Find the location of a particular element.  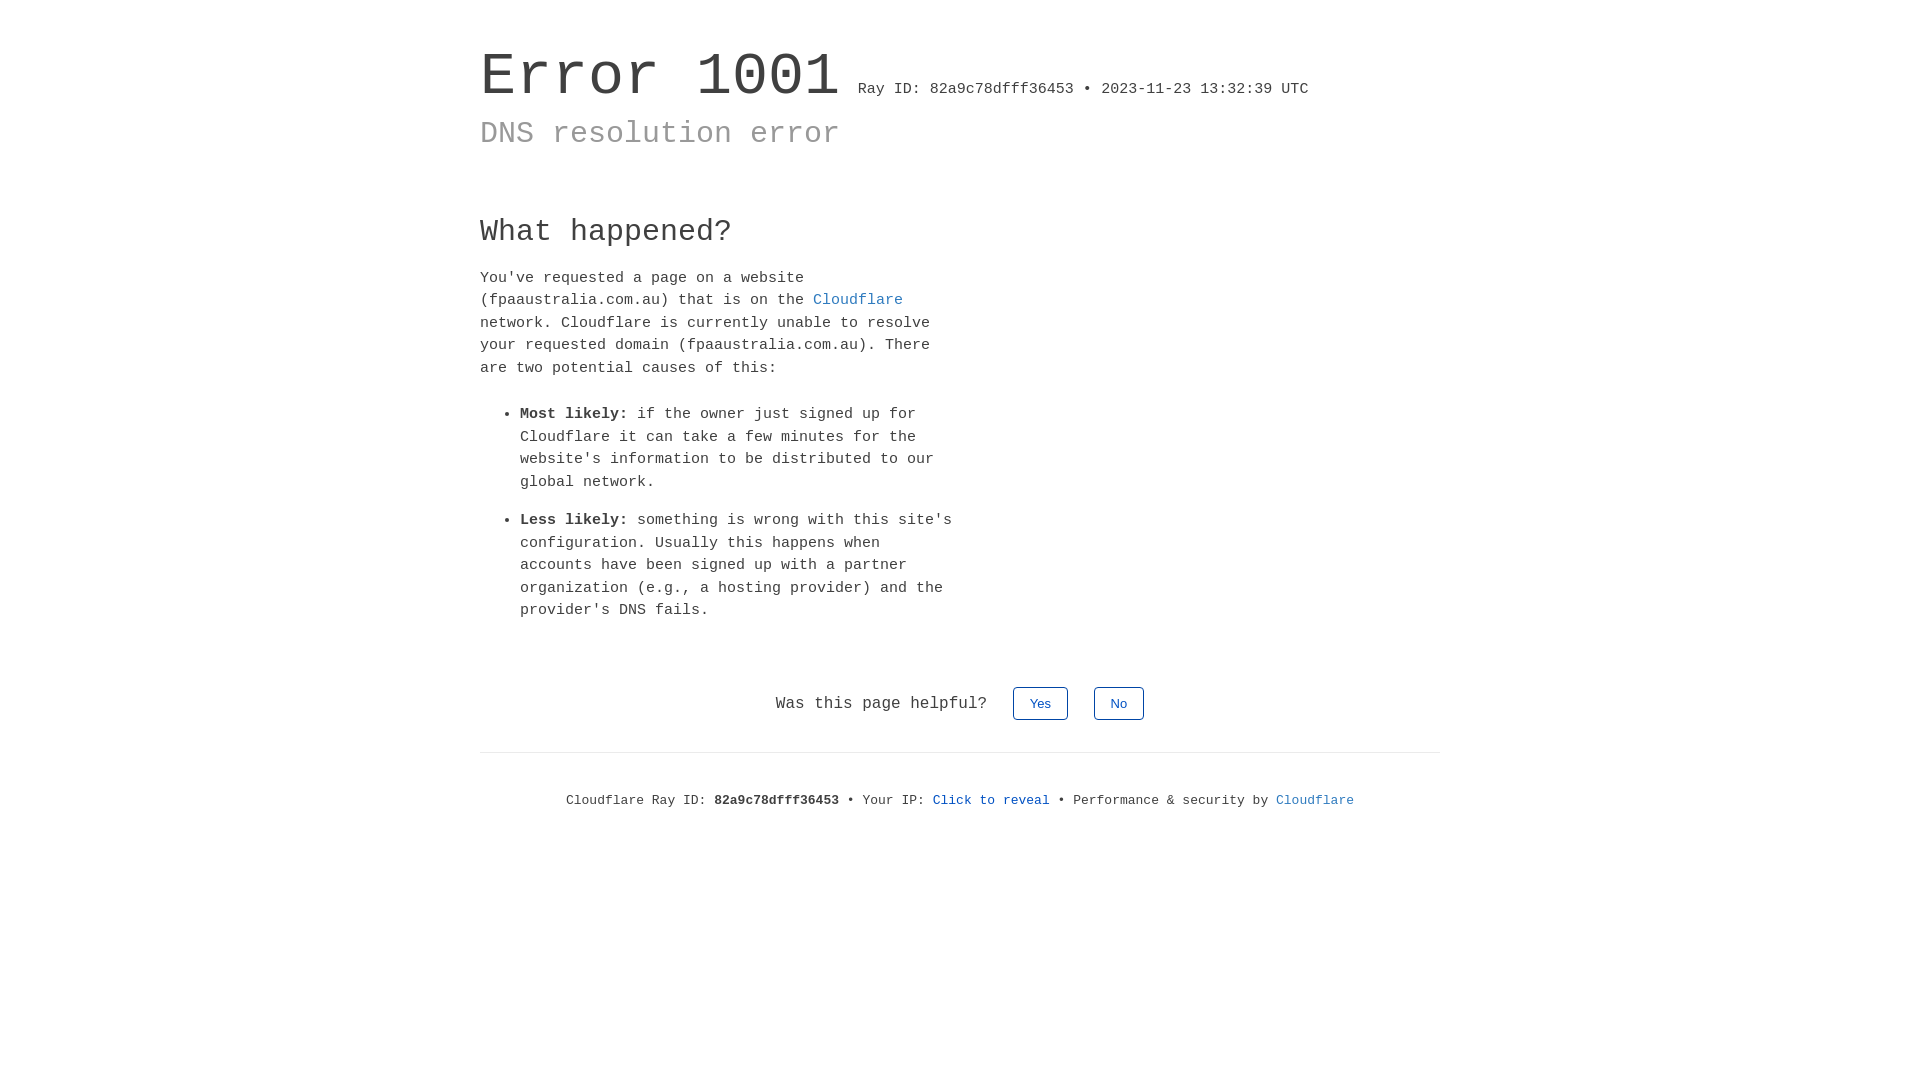

'No' is located at coordinates (1118, 701).